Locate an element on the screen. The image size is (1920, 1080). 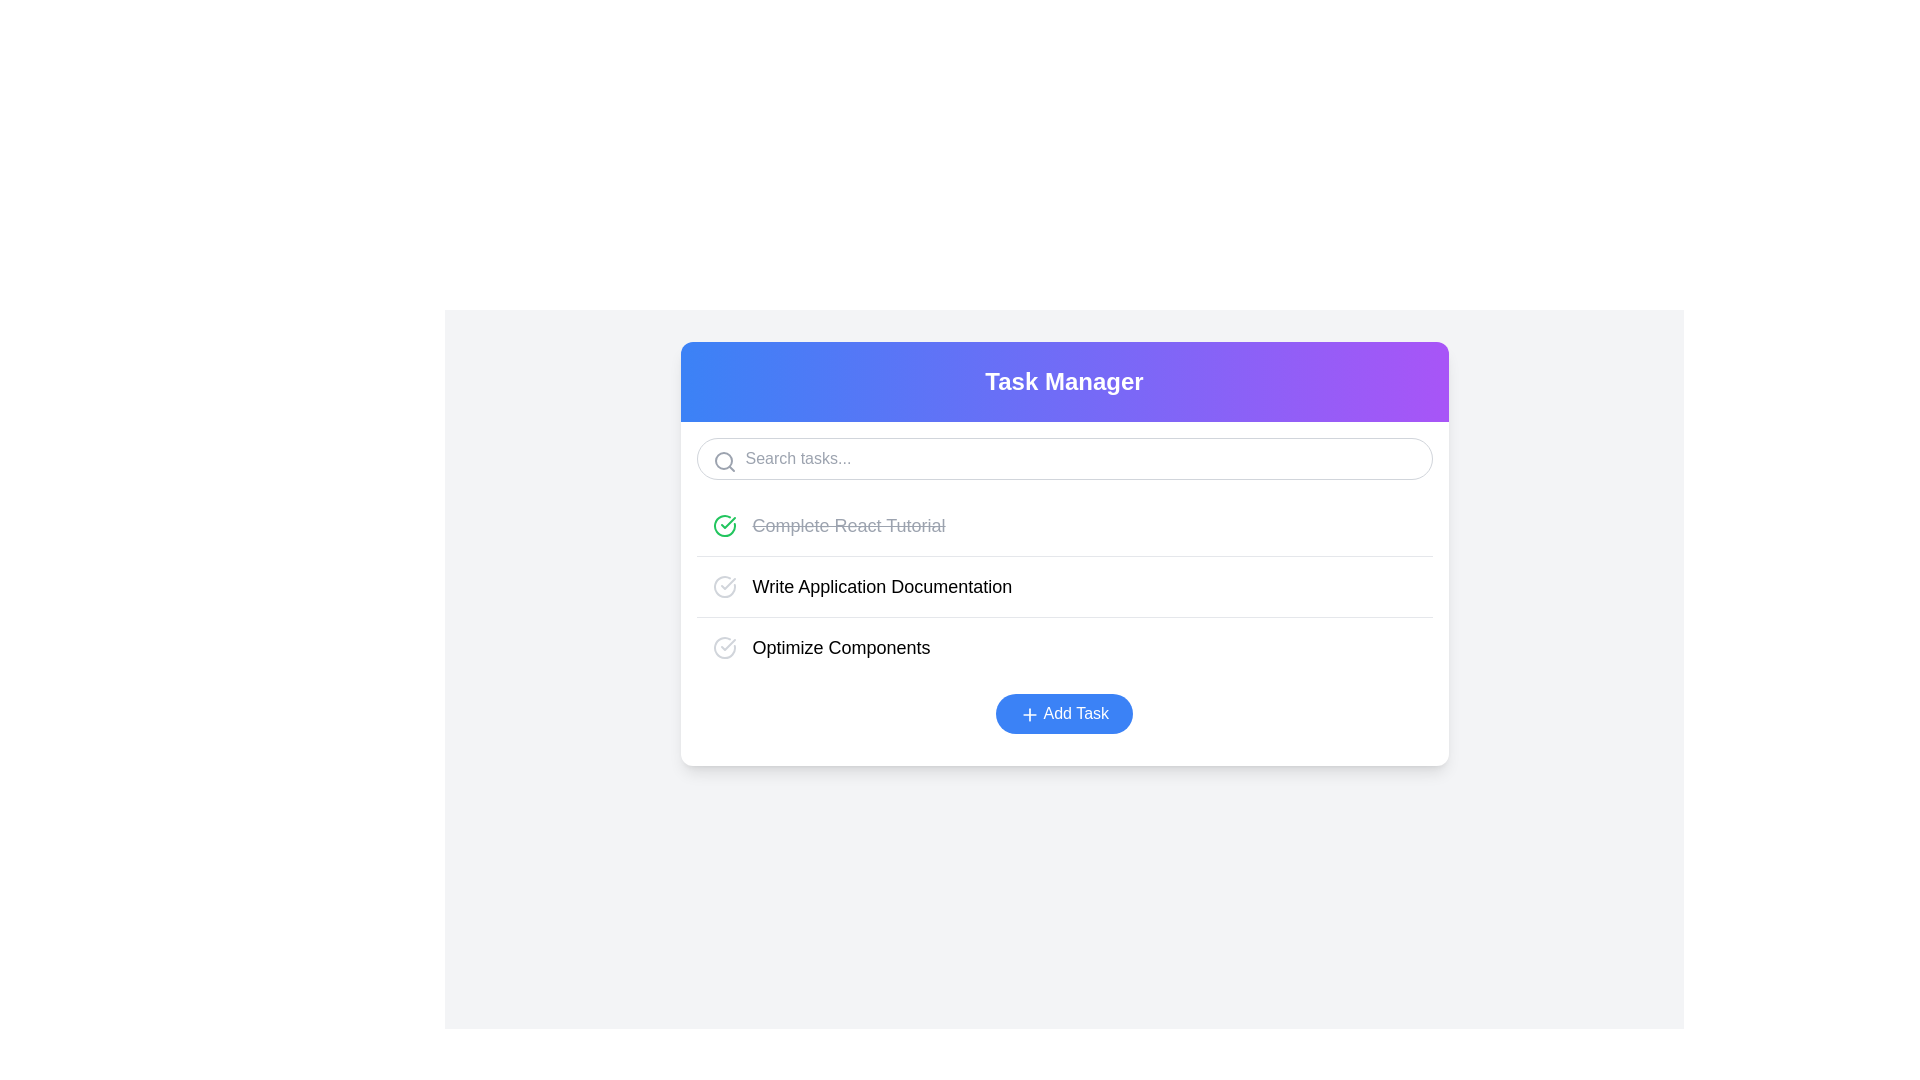
the second task item in the task manager application, which represents the action 'Write Application Documentation' is located at coordinates (1063, 585).